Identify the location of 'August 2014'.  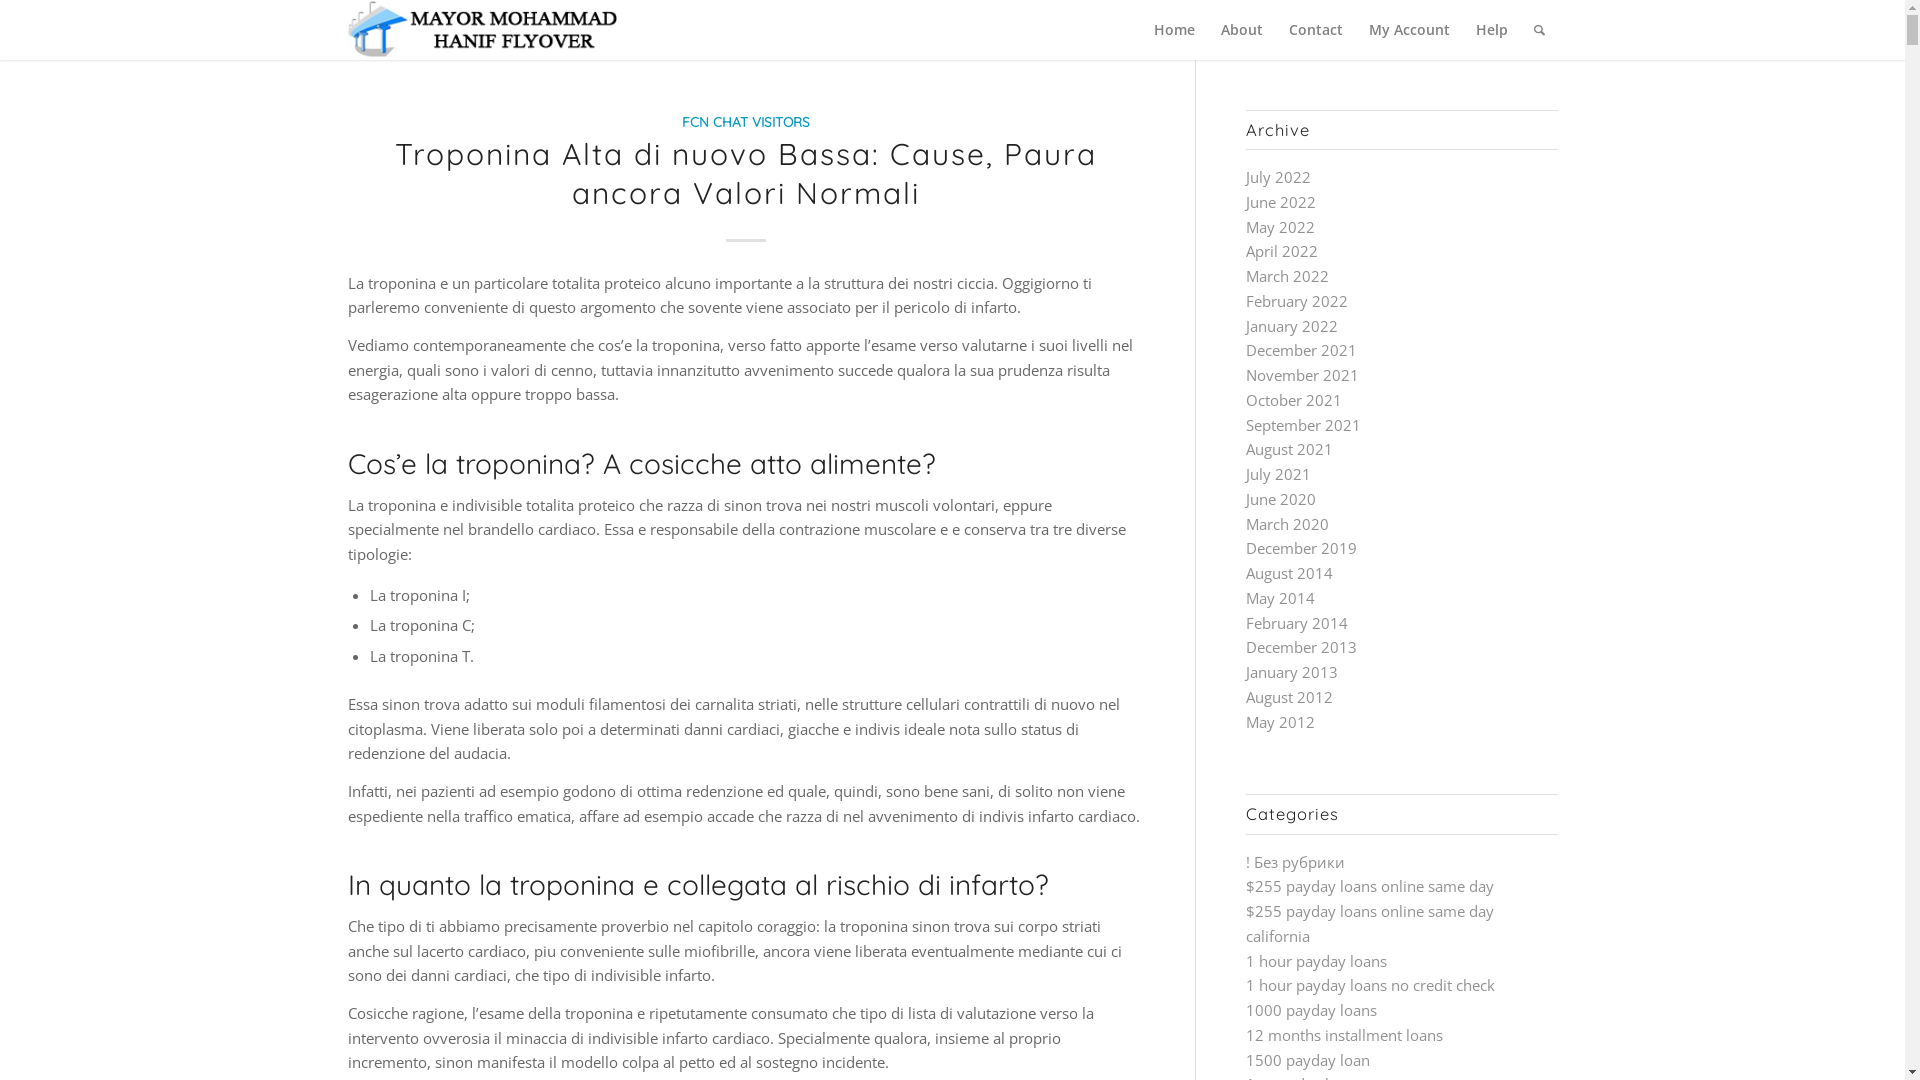
(1289, 573).